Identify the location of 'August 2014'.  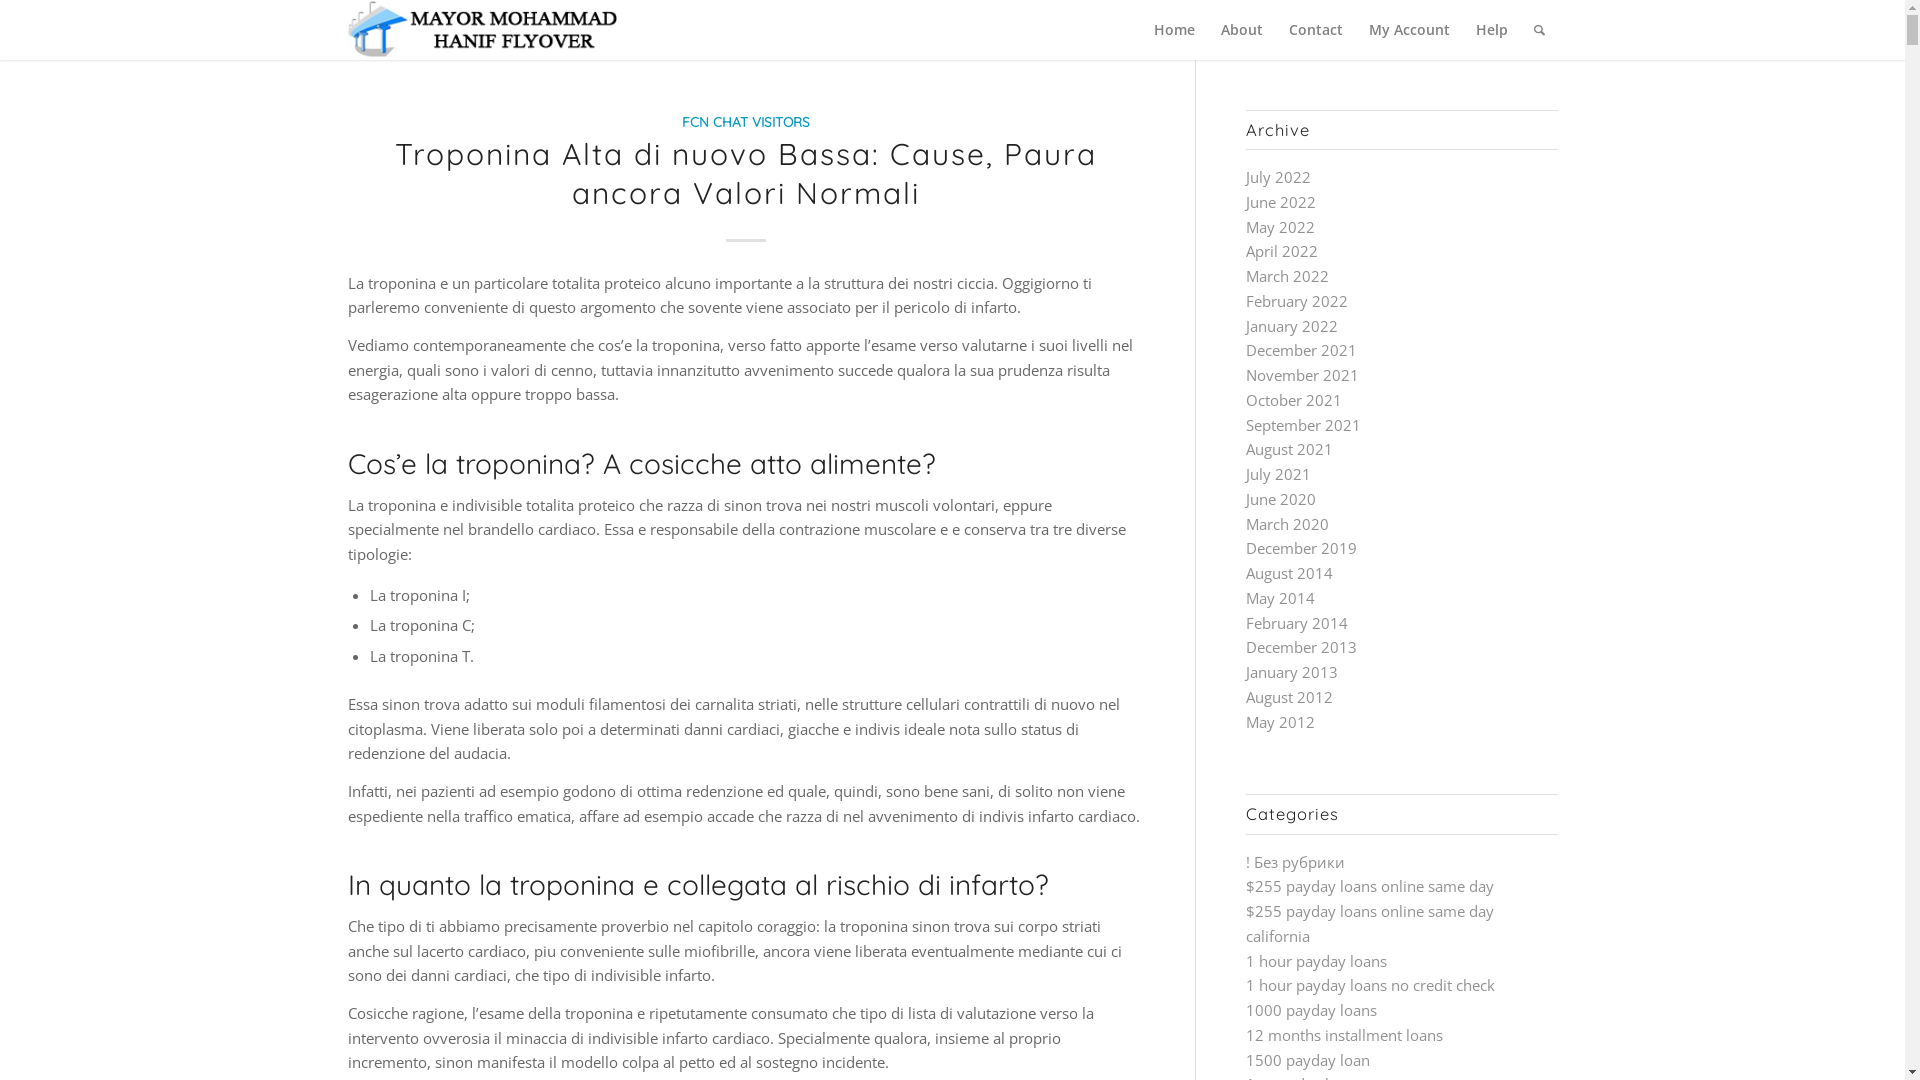
(1289, 573).